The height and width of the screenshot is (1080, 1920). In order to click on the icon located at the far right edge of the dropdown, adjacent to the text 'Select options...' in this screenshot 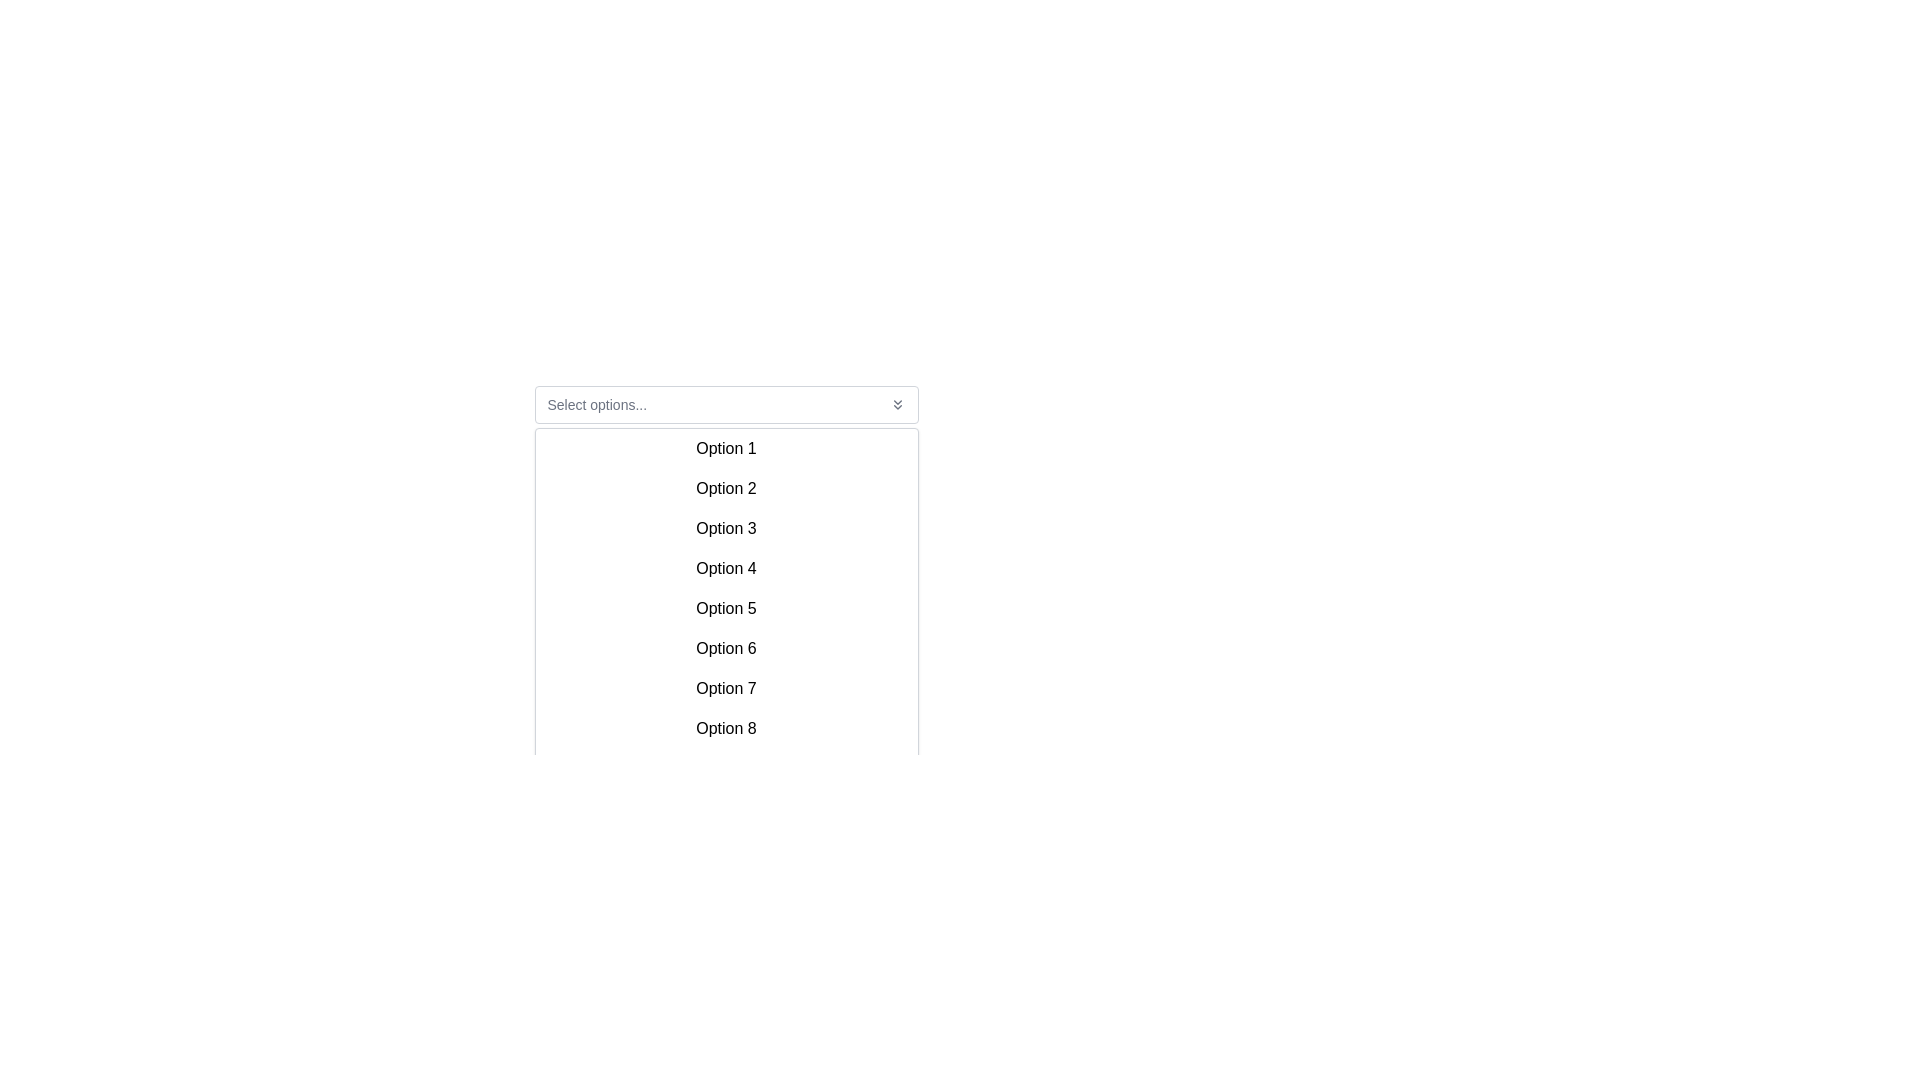, I will do `click(896, 405)`.